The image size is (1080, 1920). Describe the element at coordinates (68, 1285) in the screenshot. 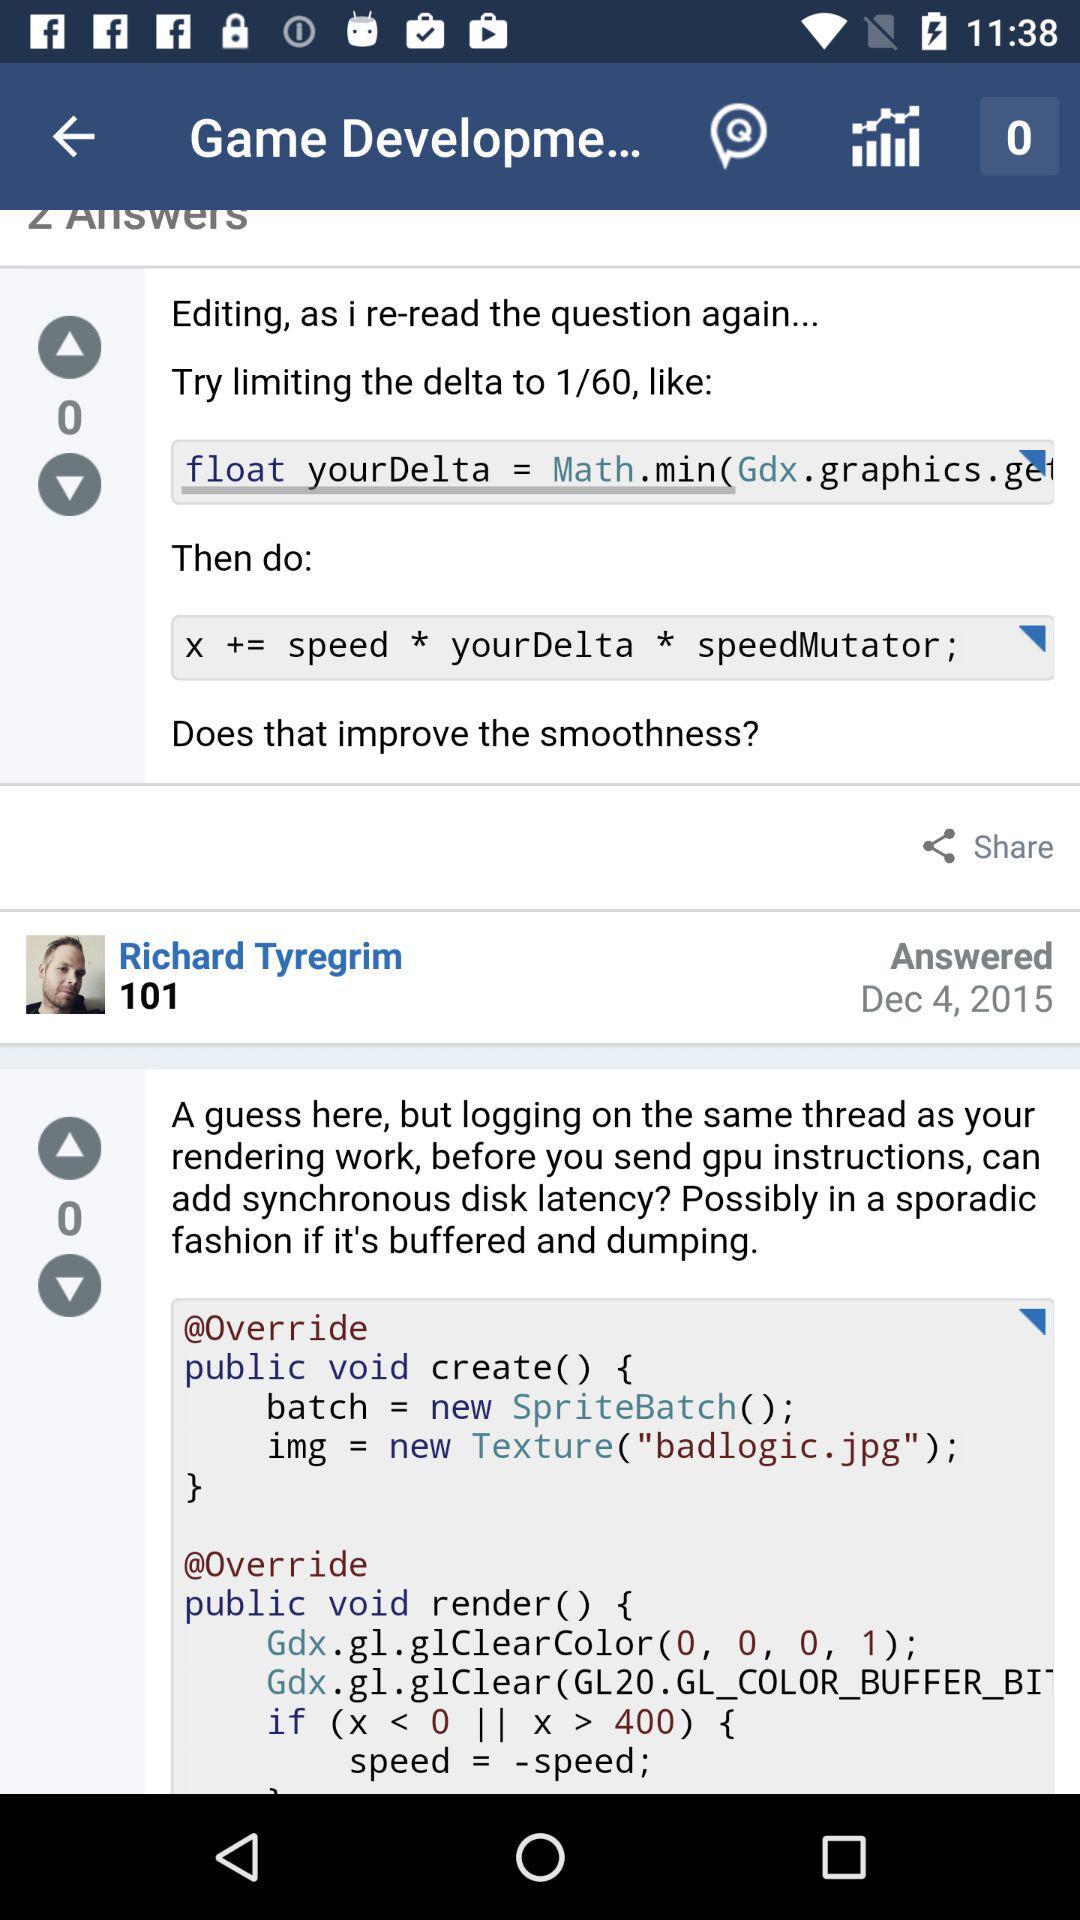

I see `page down` at that location.